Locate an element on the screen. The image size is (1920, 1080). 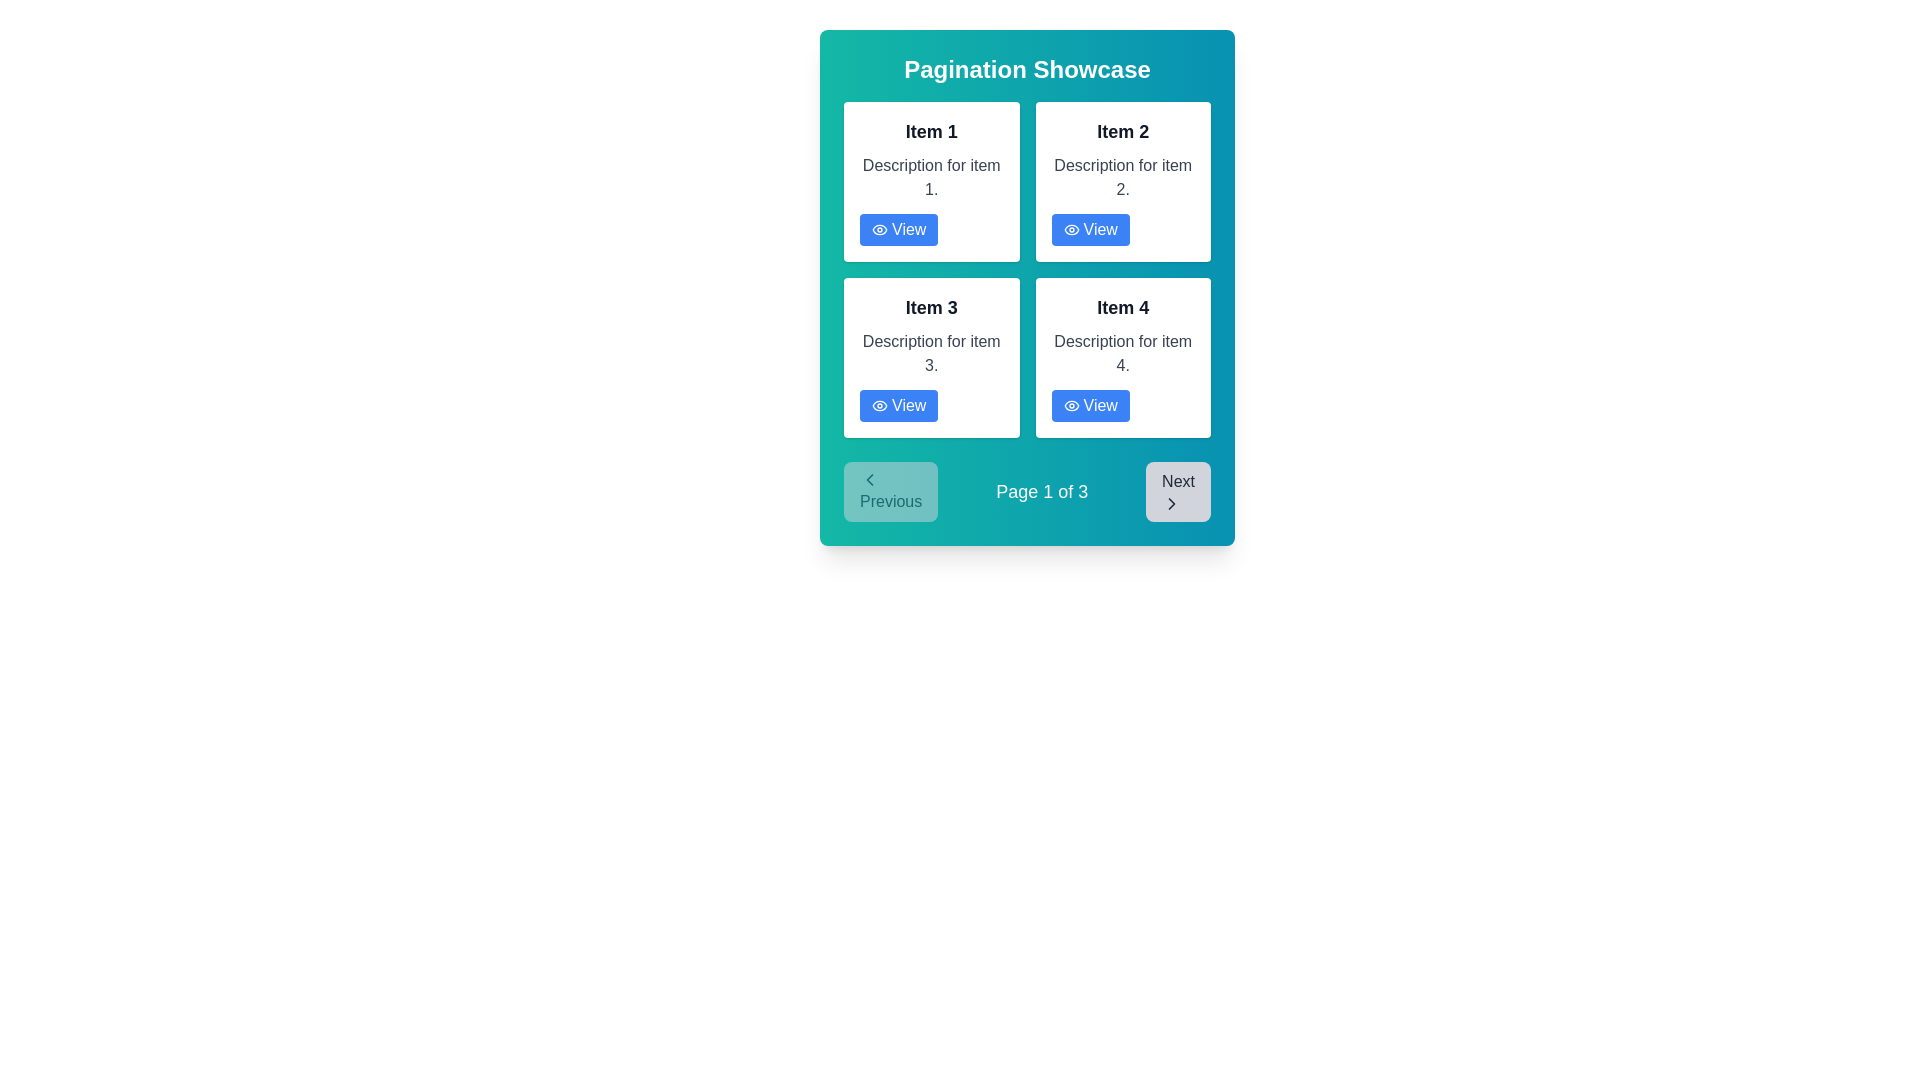
the eye-shaped icon with a circular outline located within the 'View' button for 'Item 3' in the grid interface is located at coordinates (879, 405).